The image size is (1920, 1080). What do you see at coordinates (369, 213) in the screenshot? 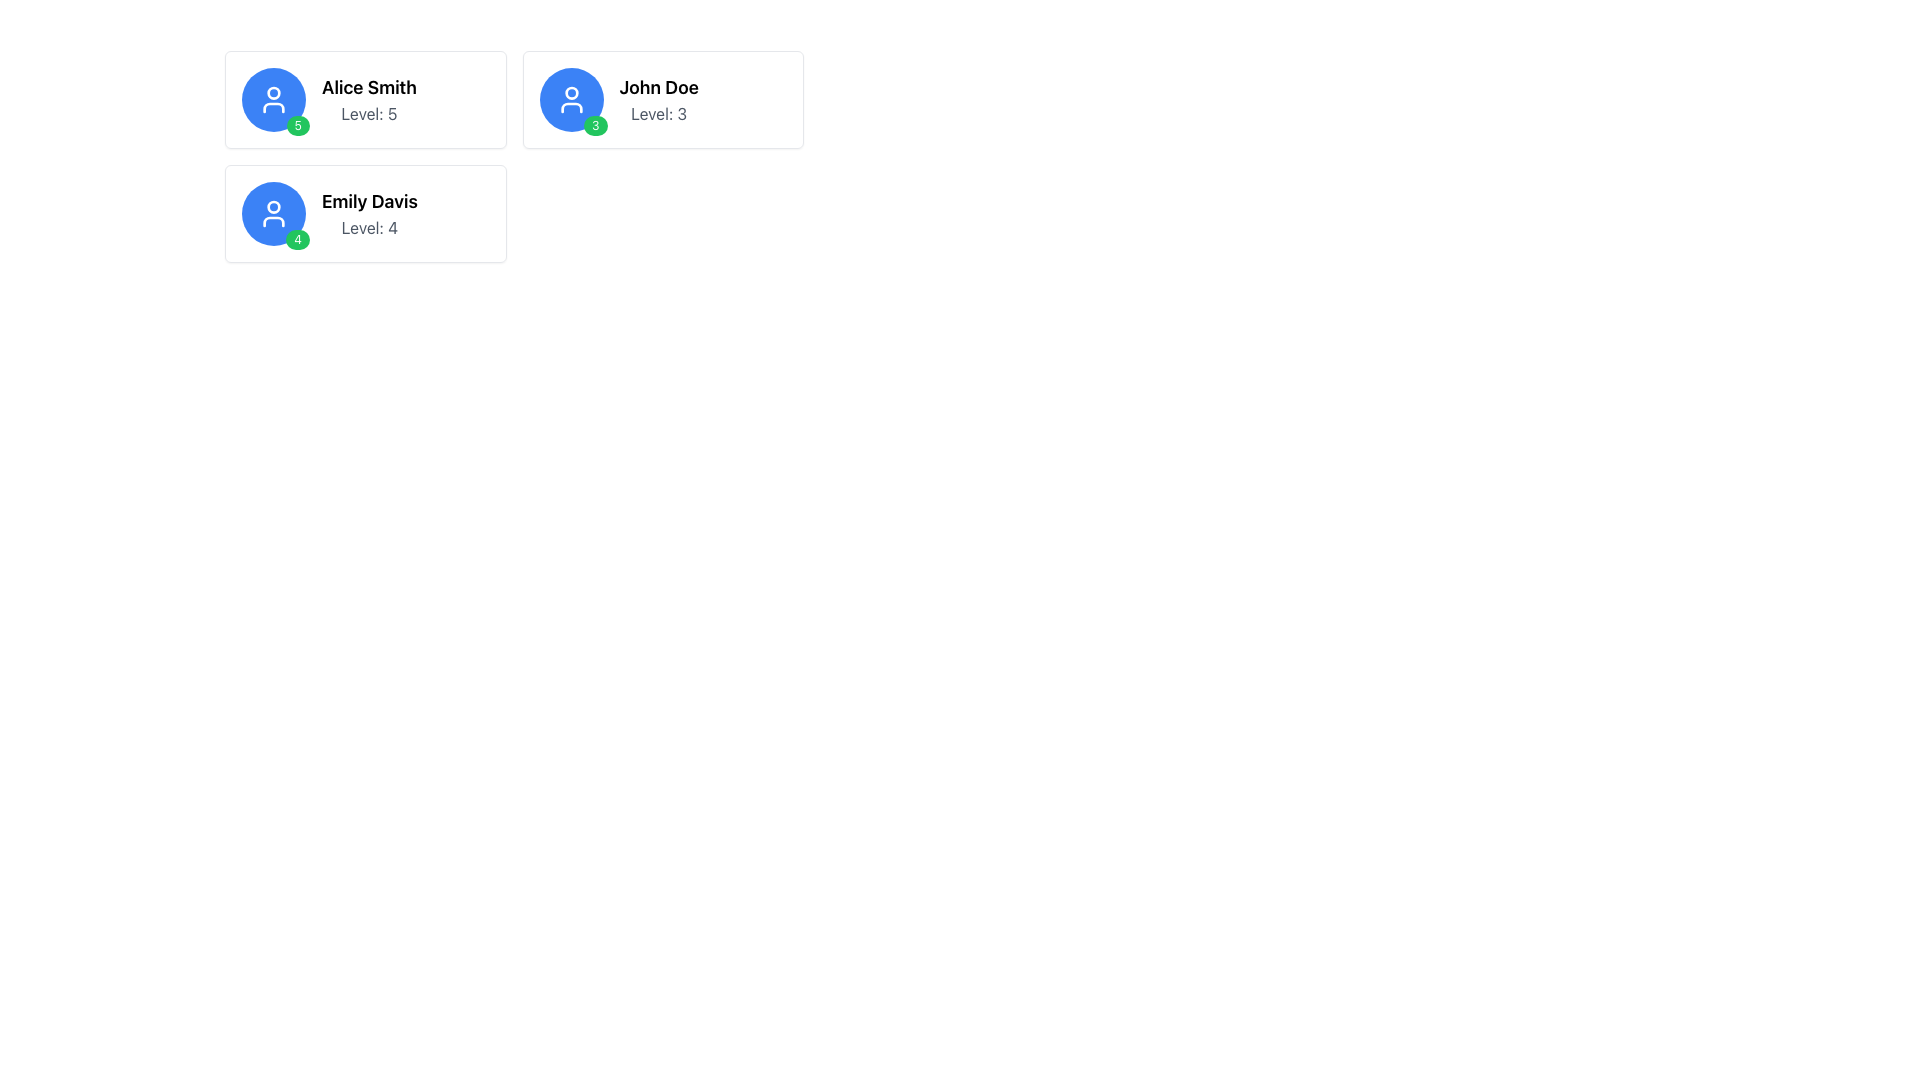
I see `user profile information displayed in the Text Display Element, which includes the name 'Emily Davis' and the level '4.'` at bounding box center [369, 213].